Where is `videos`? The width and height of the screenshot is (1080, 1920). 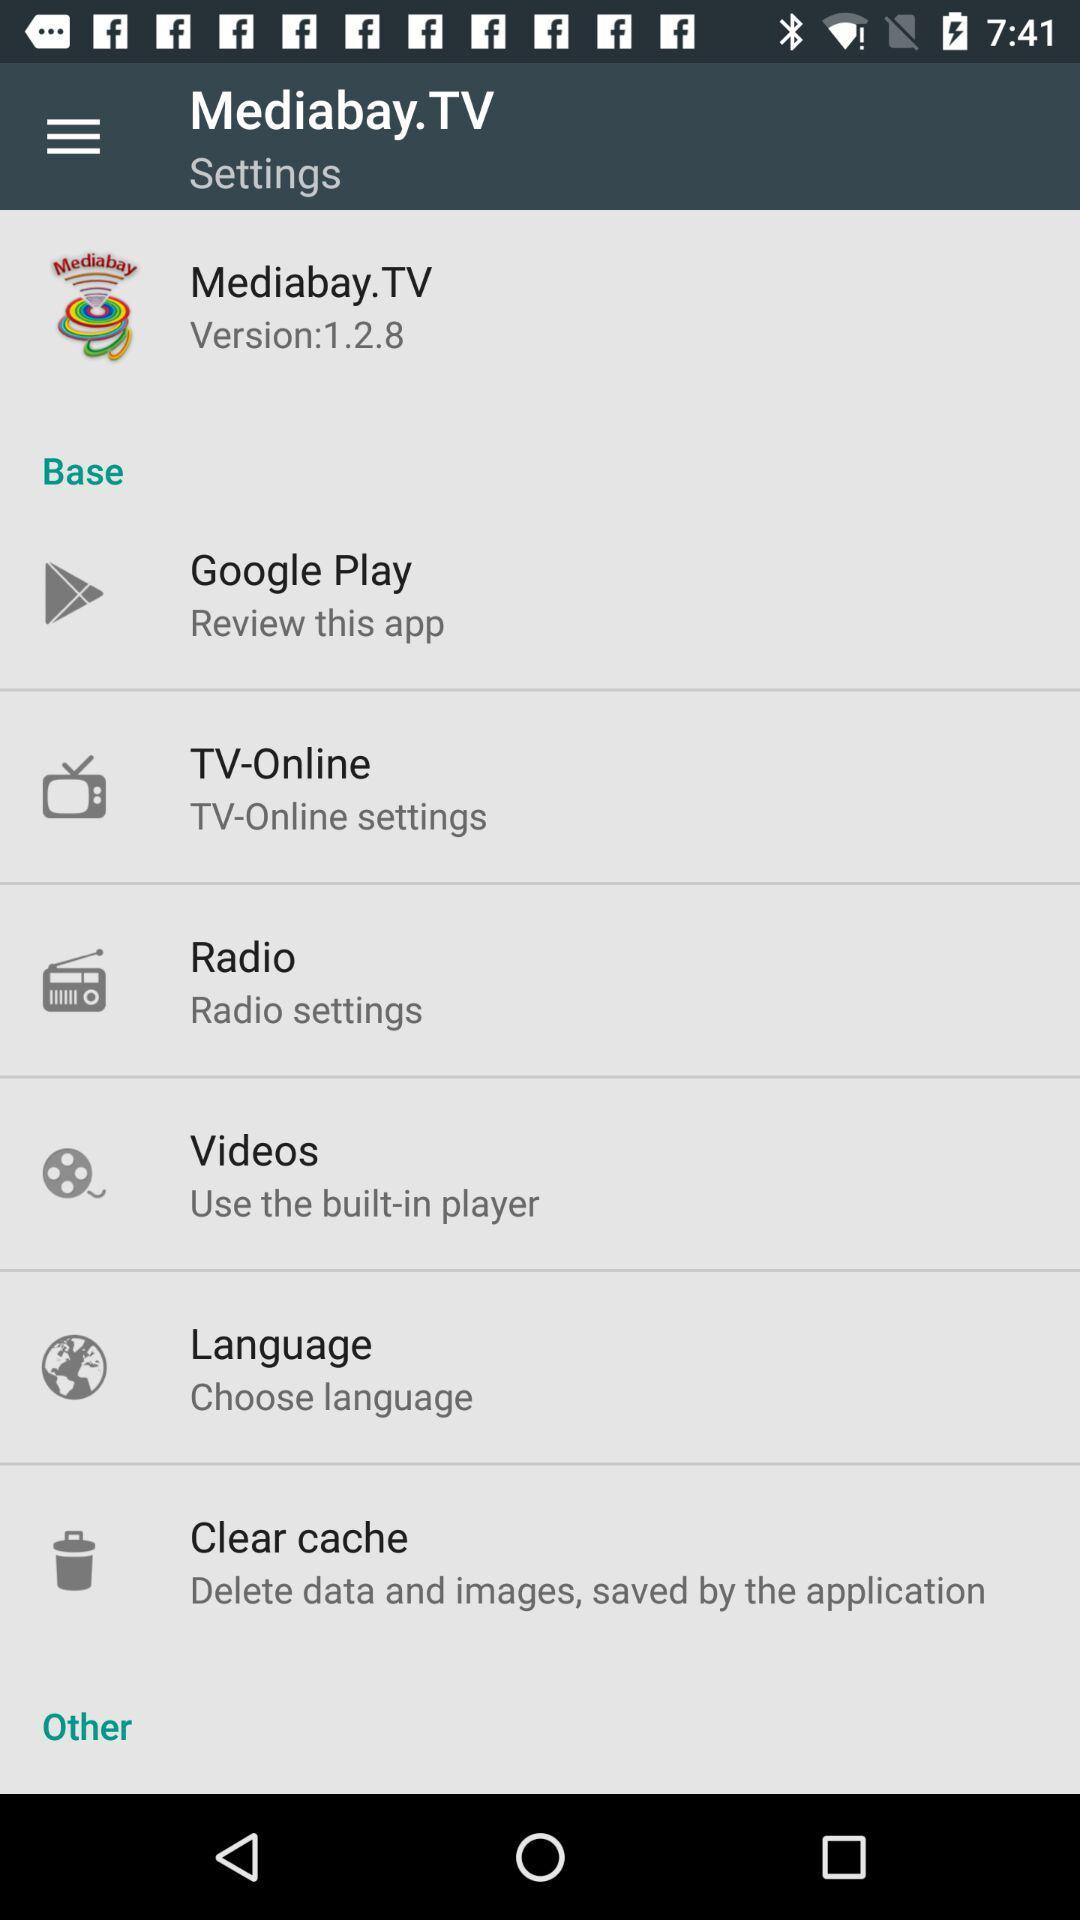
videos is located at coordinates (253, 1148).